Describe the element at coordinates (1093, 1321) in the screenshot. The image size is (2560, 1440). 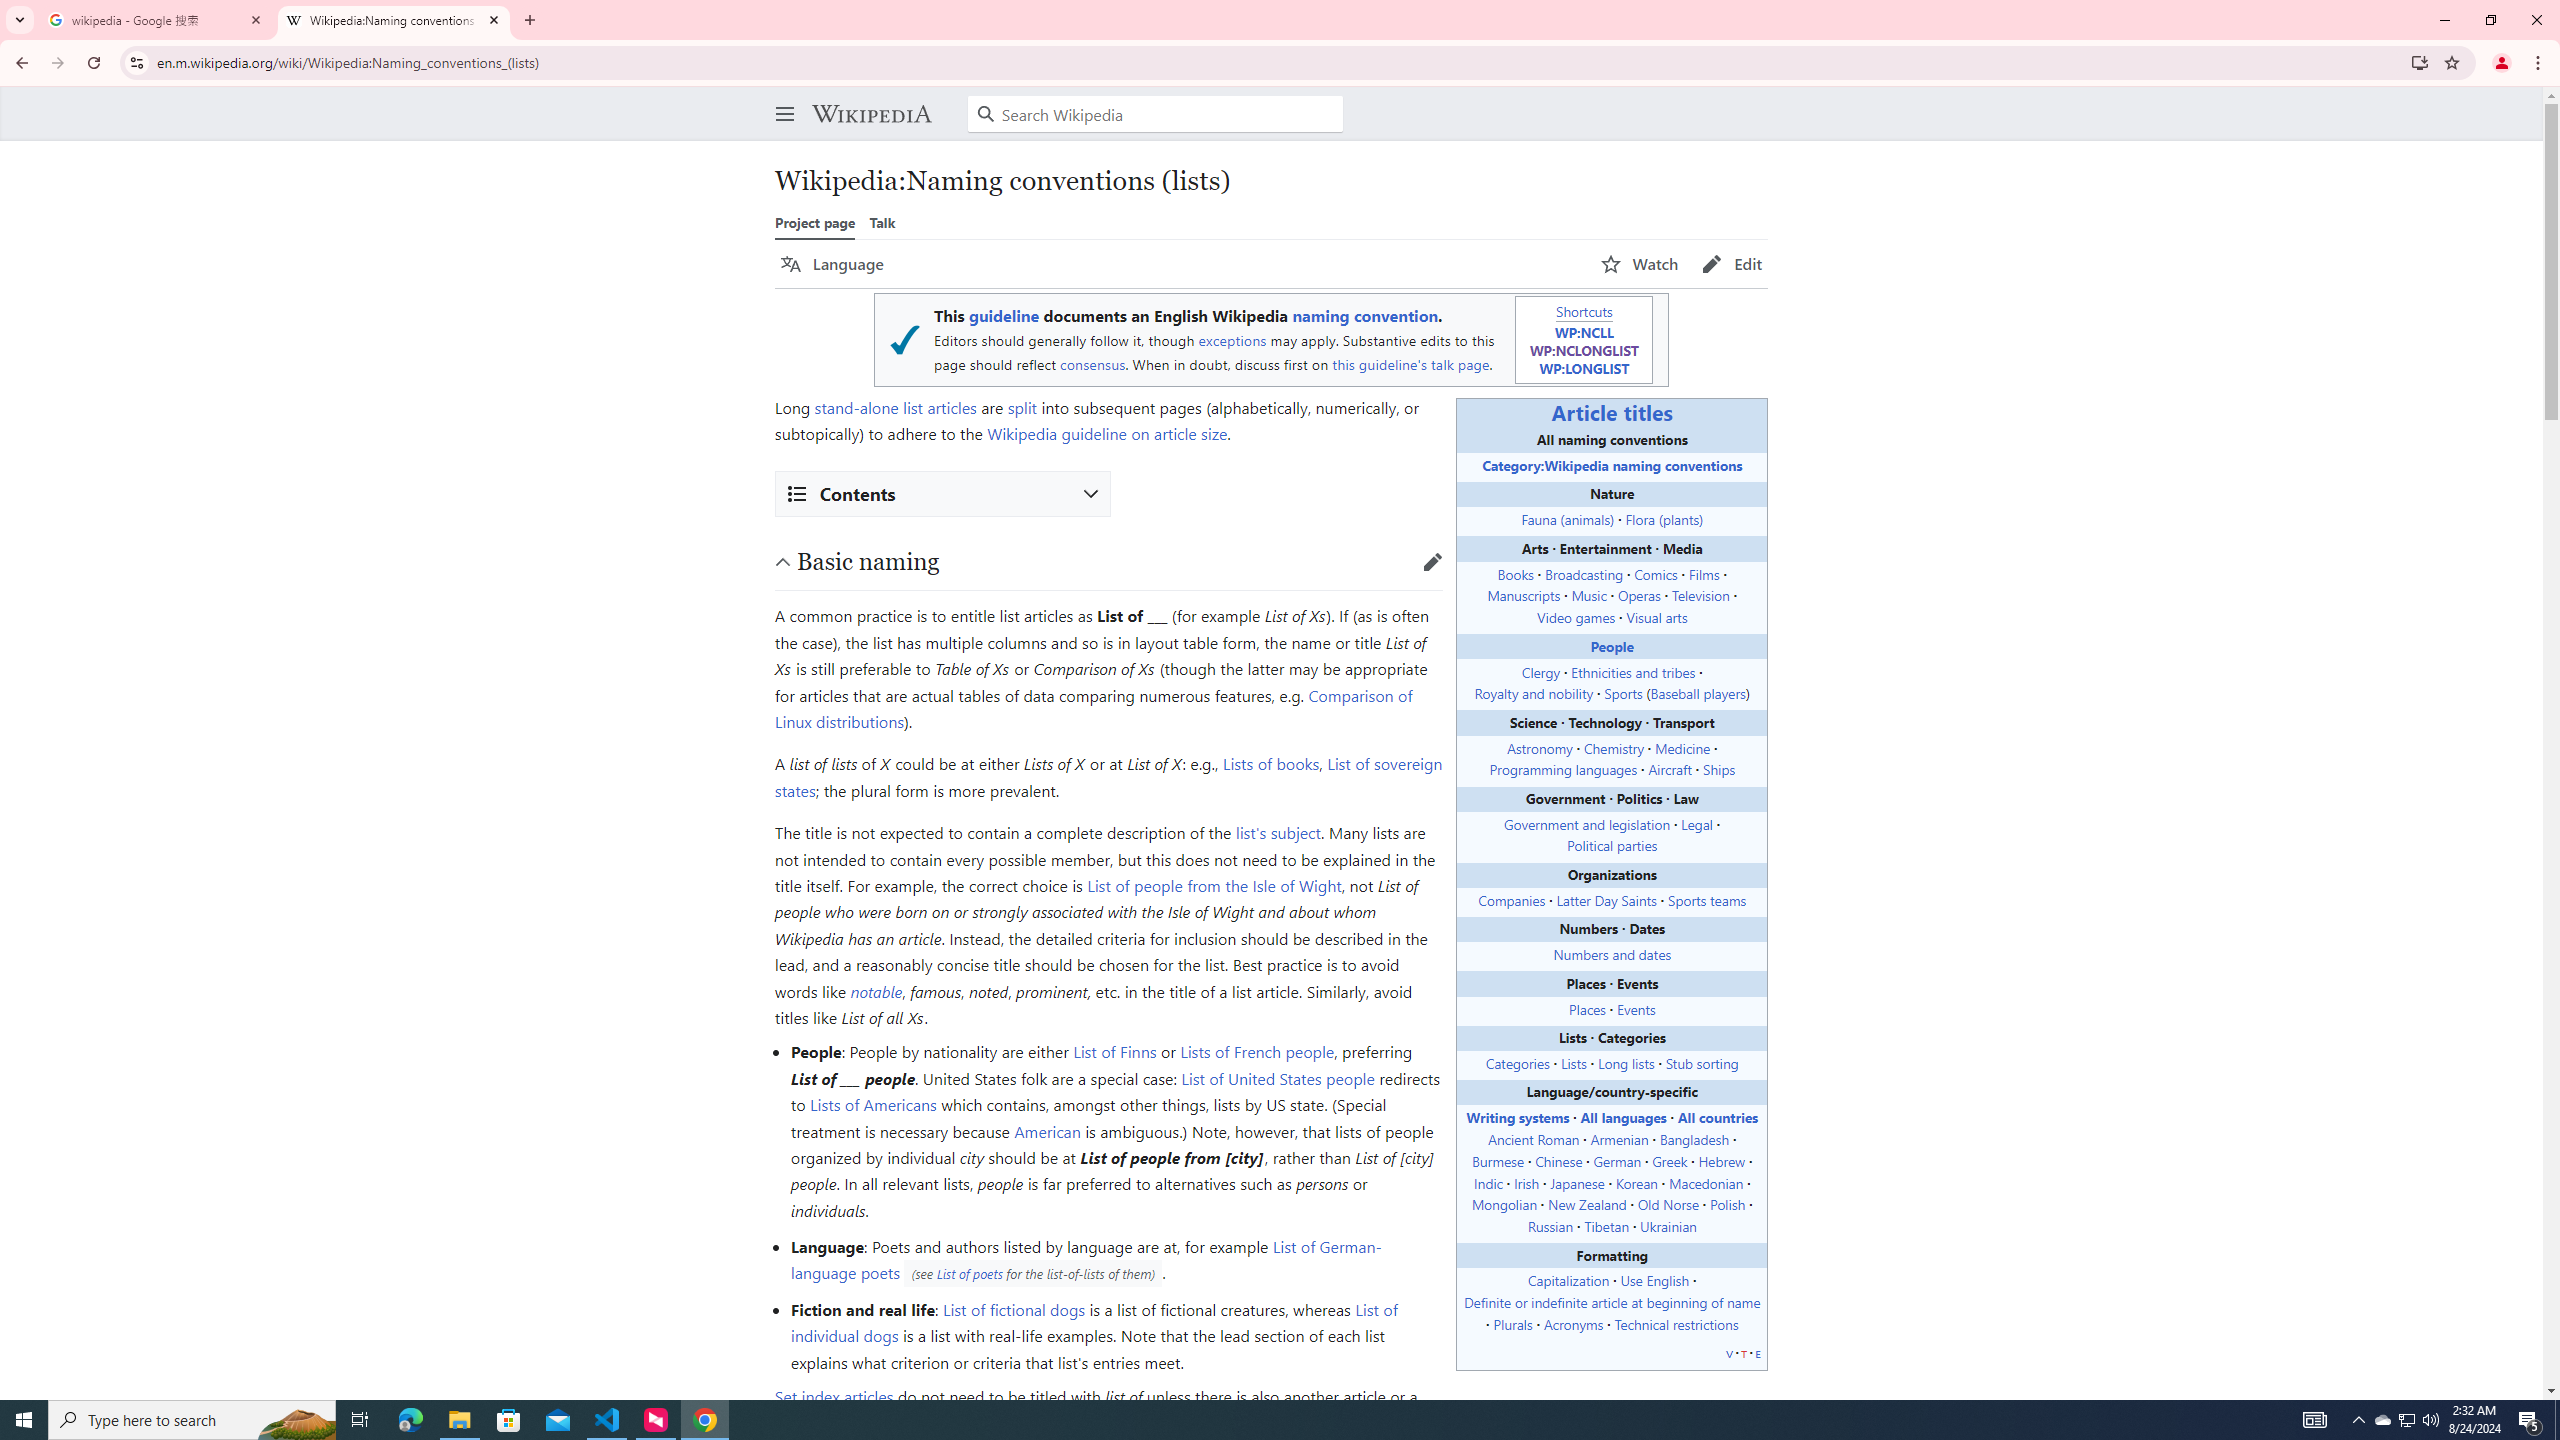
I see `'List of individual dogs'` at that location.